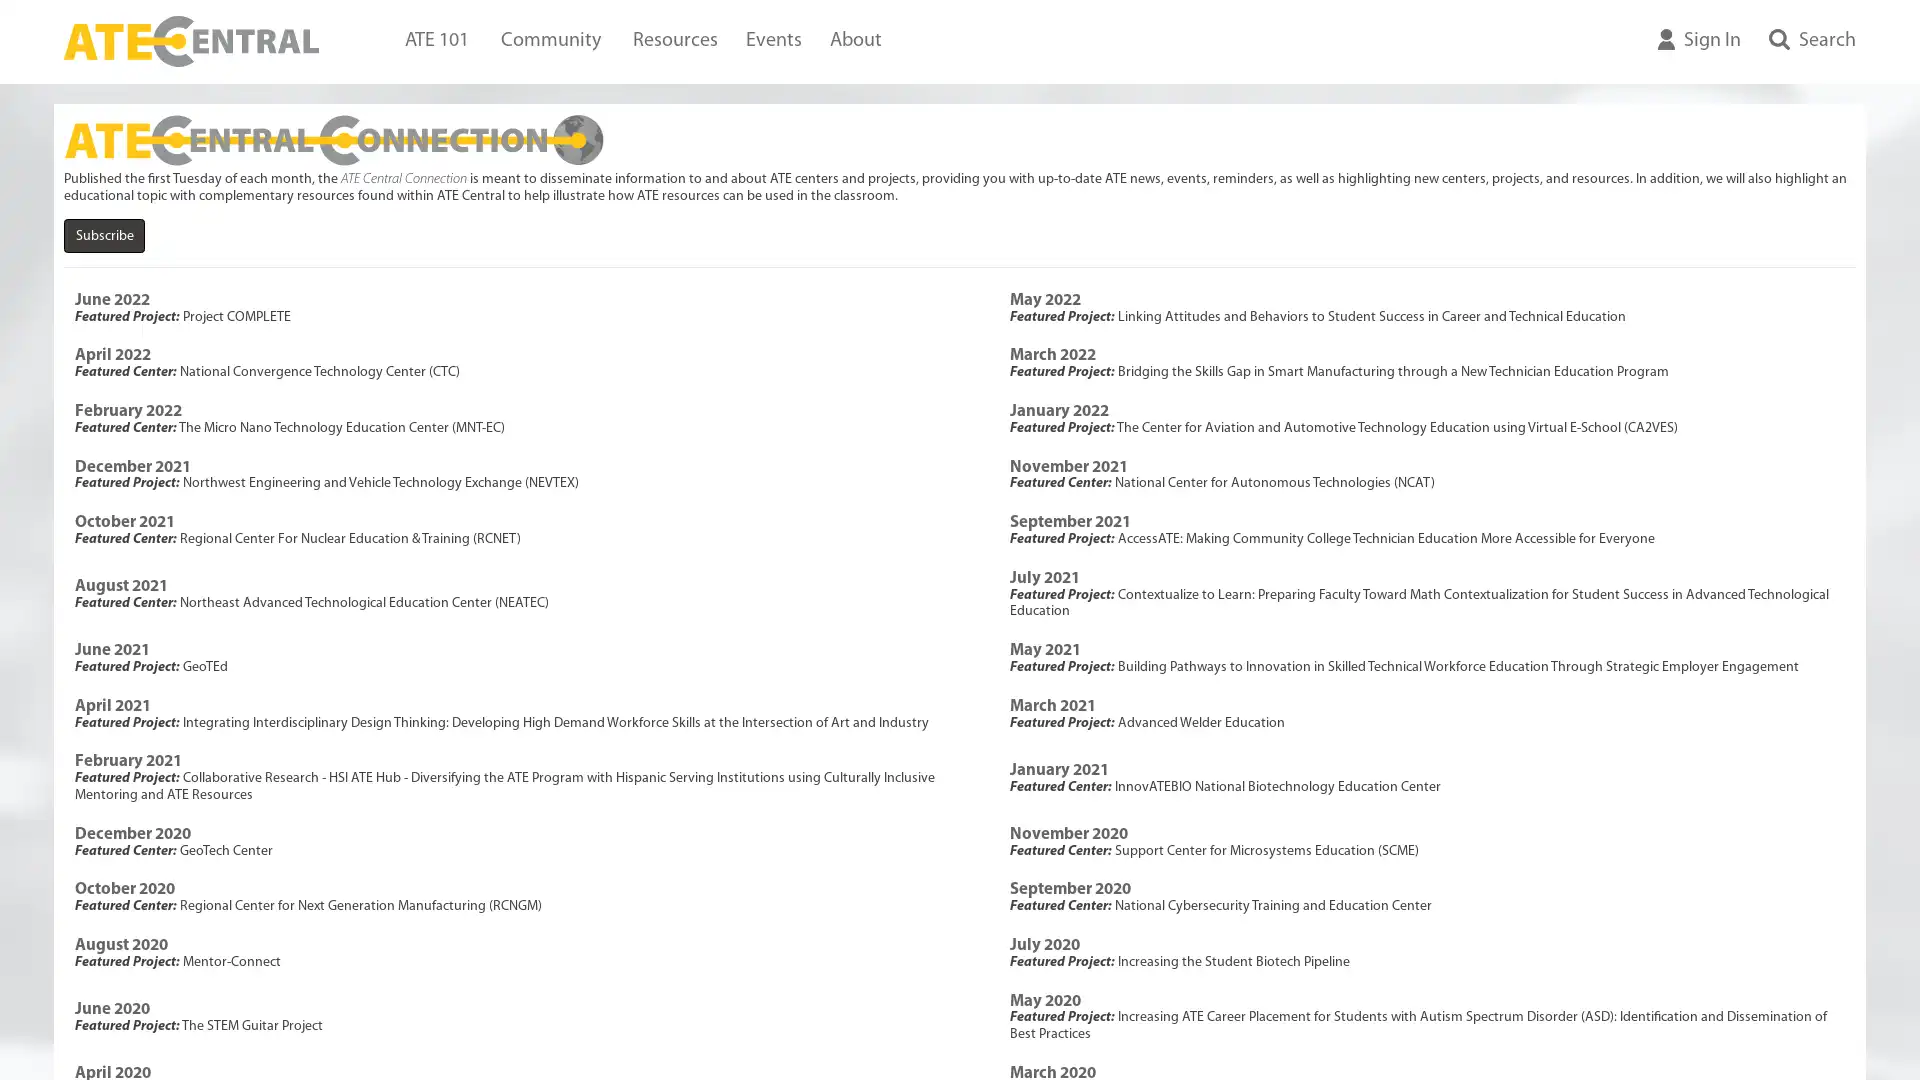  I want to click on Meeple Sign In, so click(1698, 41).